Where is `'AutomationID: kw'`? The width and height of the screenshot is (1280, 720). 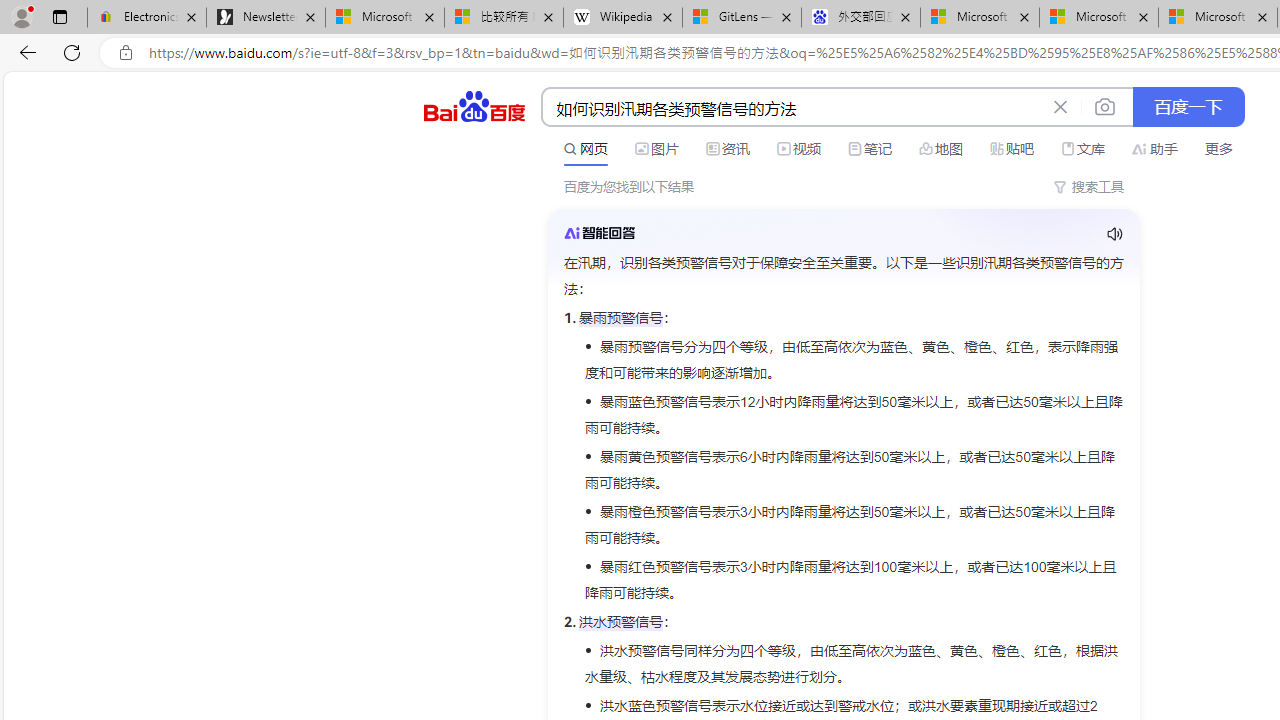 'AutomationID: kw' is located at coordinates (792, 108).